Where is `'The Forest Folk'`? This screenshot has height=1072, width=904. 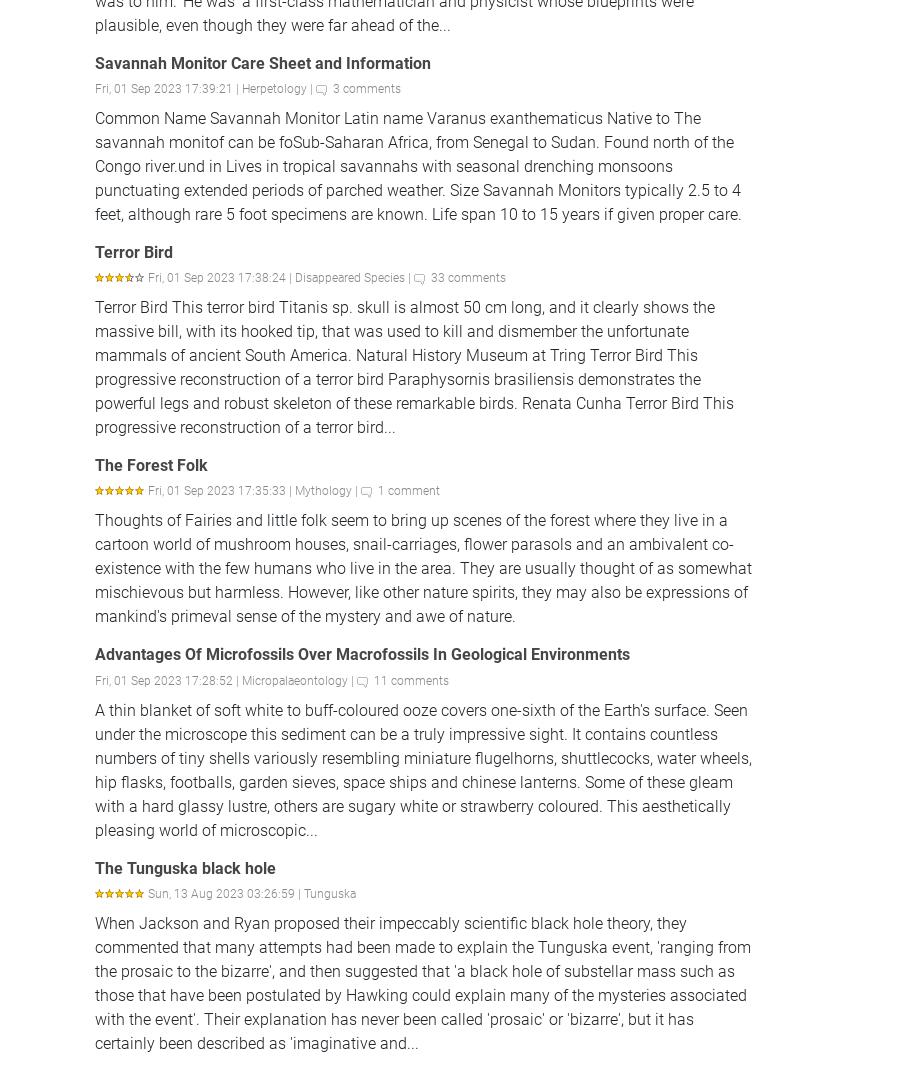
'The Forest Folk' is located at coordinates (95, 464).